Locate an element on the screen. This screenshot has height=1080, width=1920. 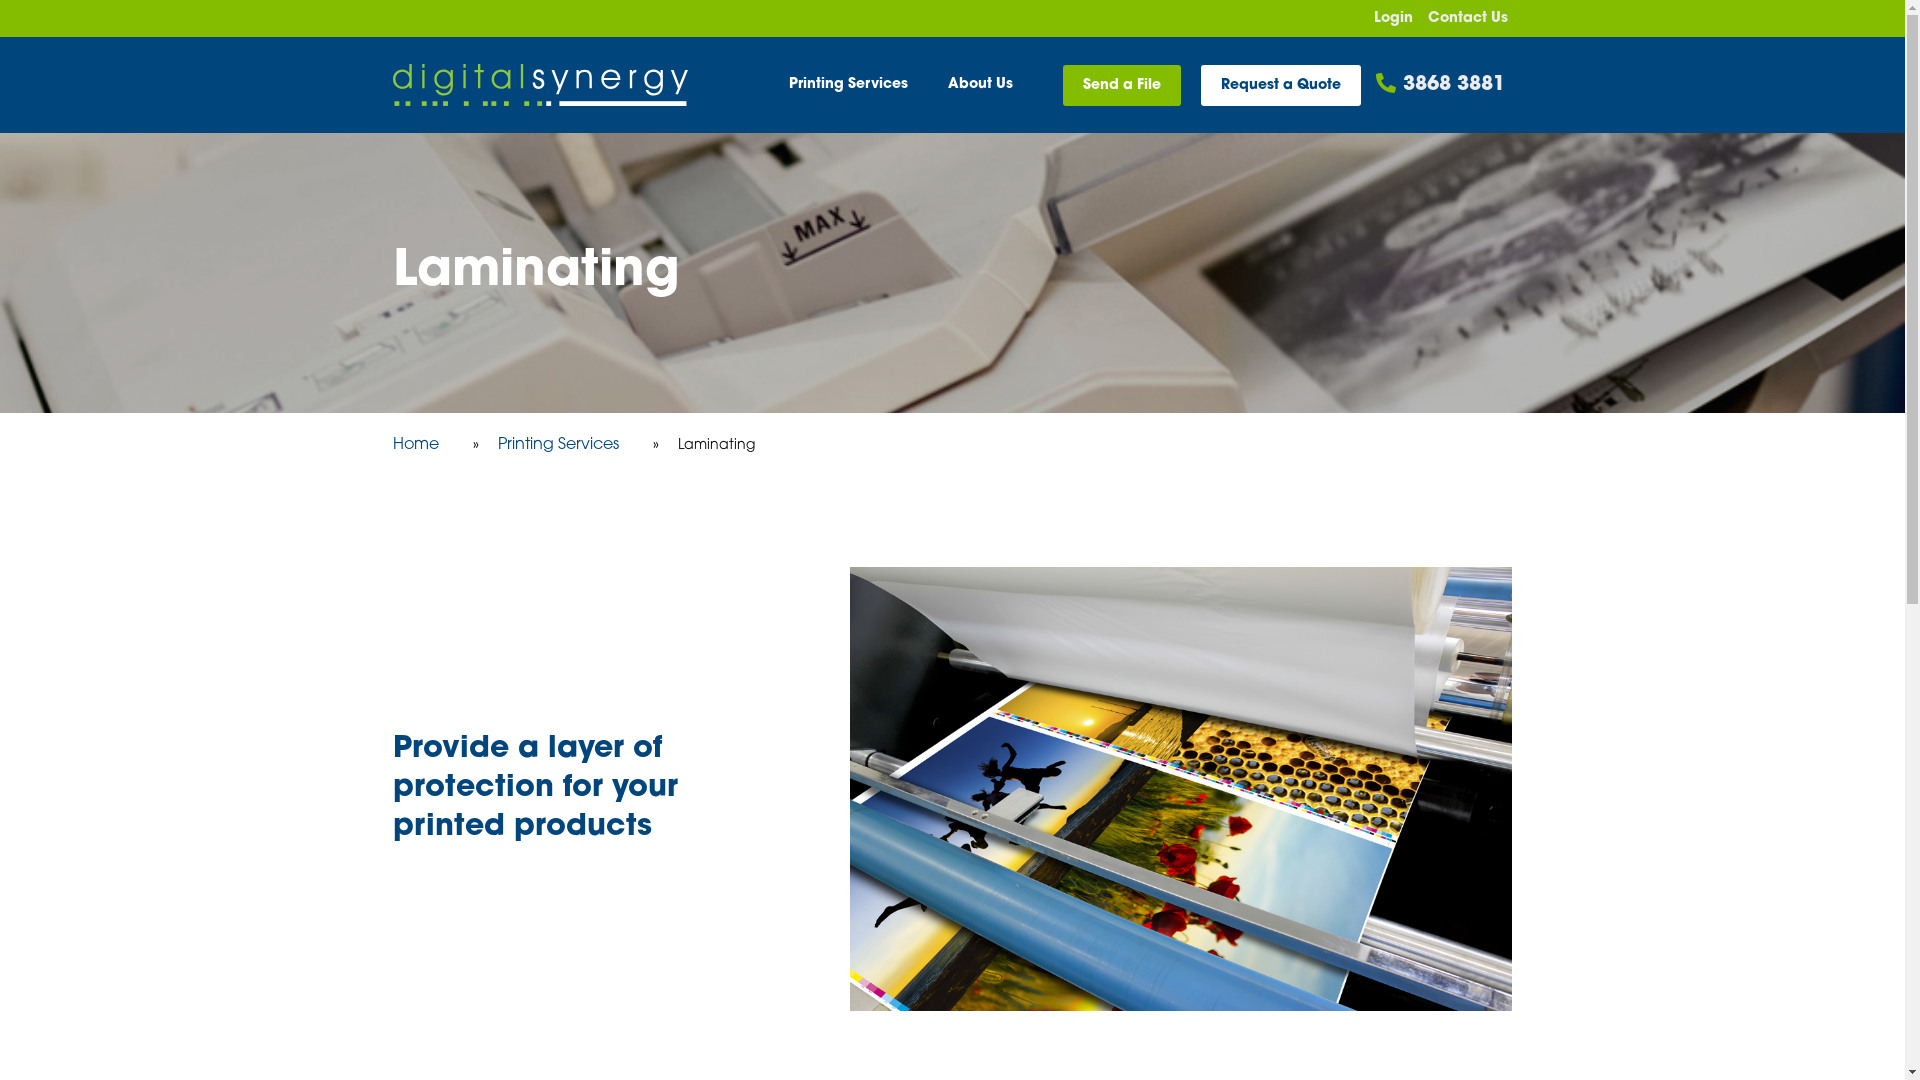
'About Us' is located at coordinates (980, 83).